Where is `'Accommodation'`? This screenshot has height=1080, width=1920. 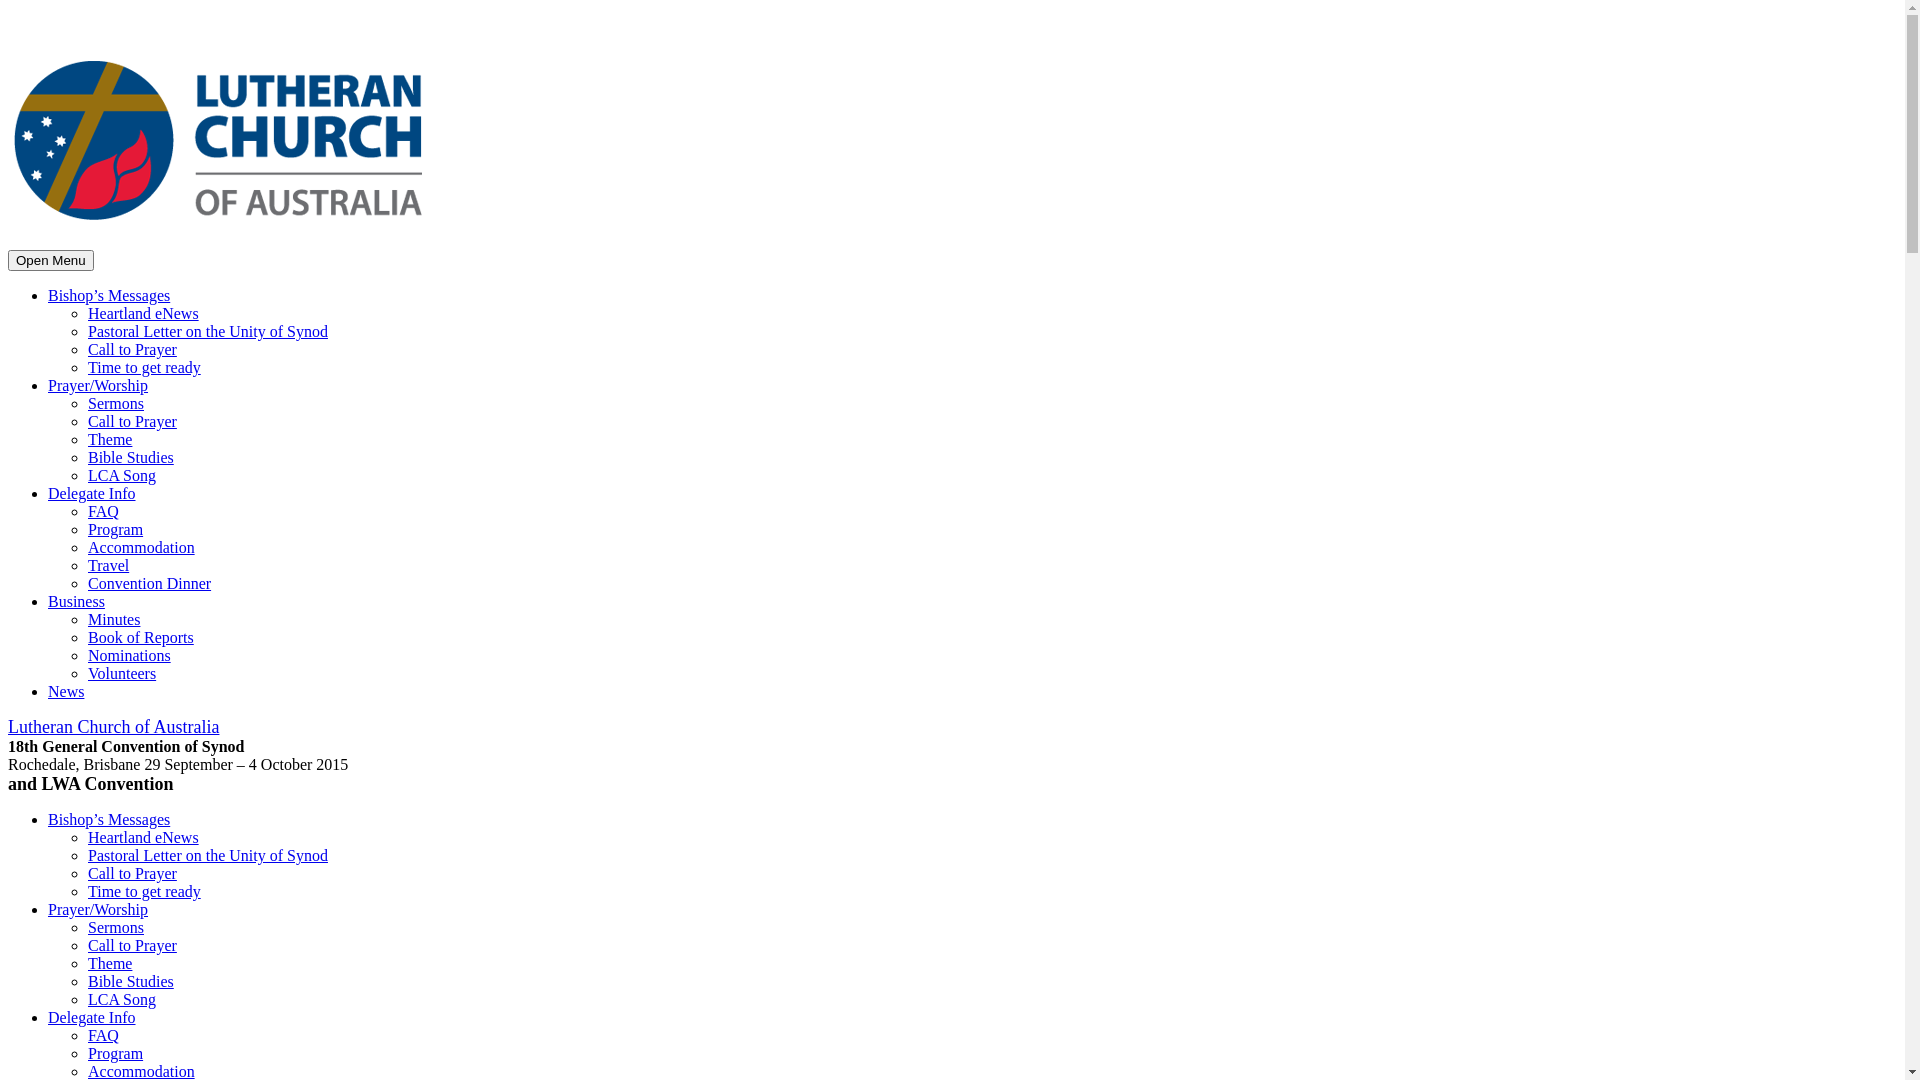
'Accommodation' is located at coordinates (86, 547).